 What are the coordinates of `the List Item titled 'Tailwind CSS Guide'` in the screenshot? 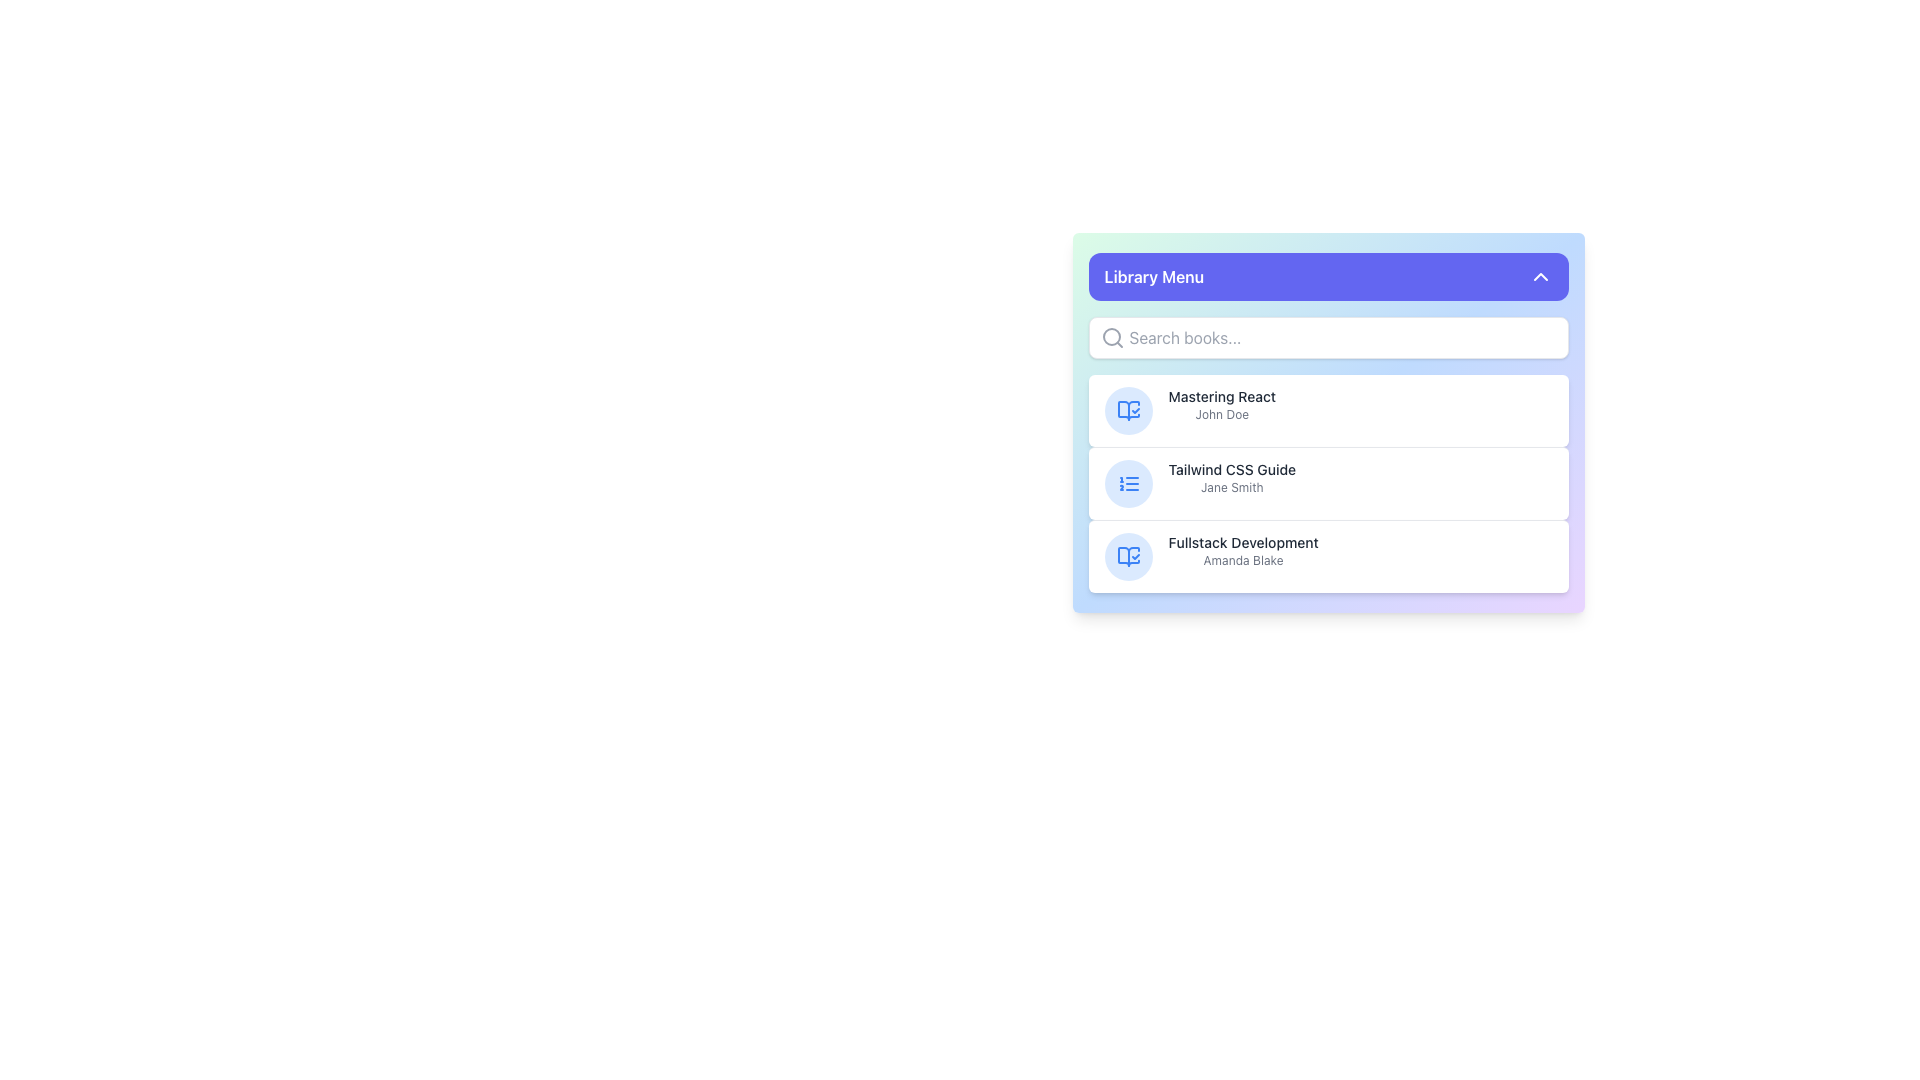 It's located at (1328, 483).